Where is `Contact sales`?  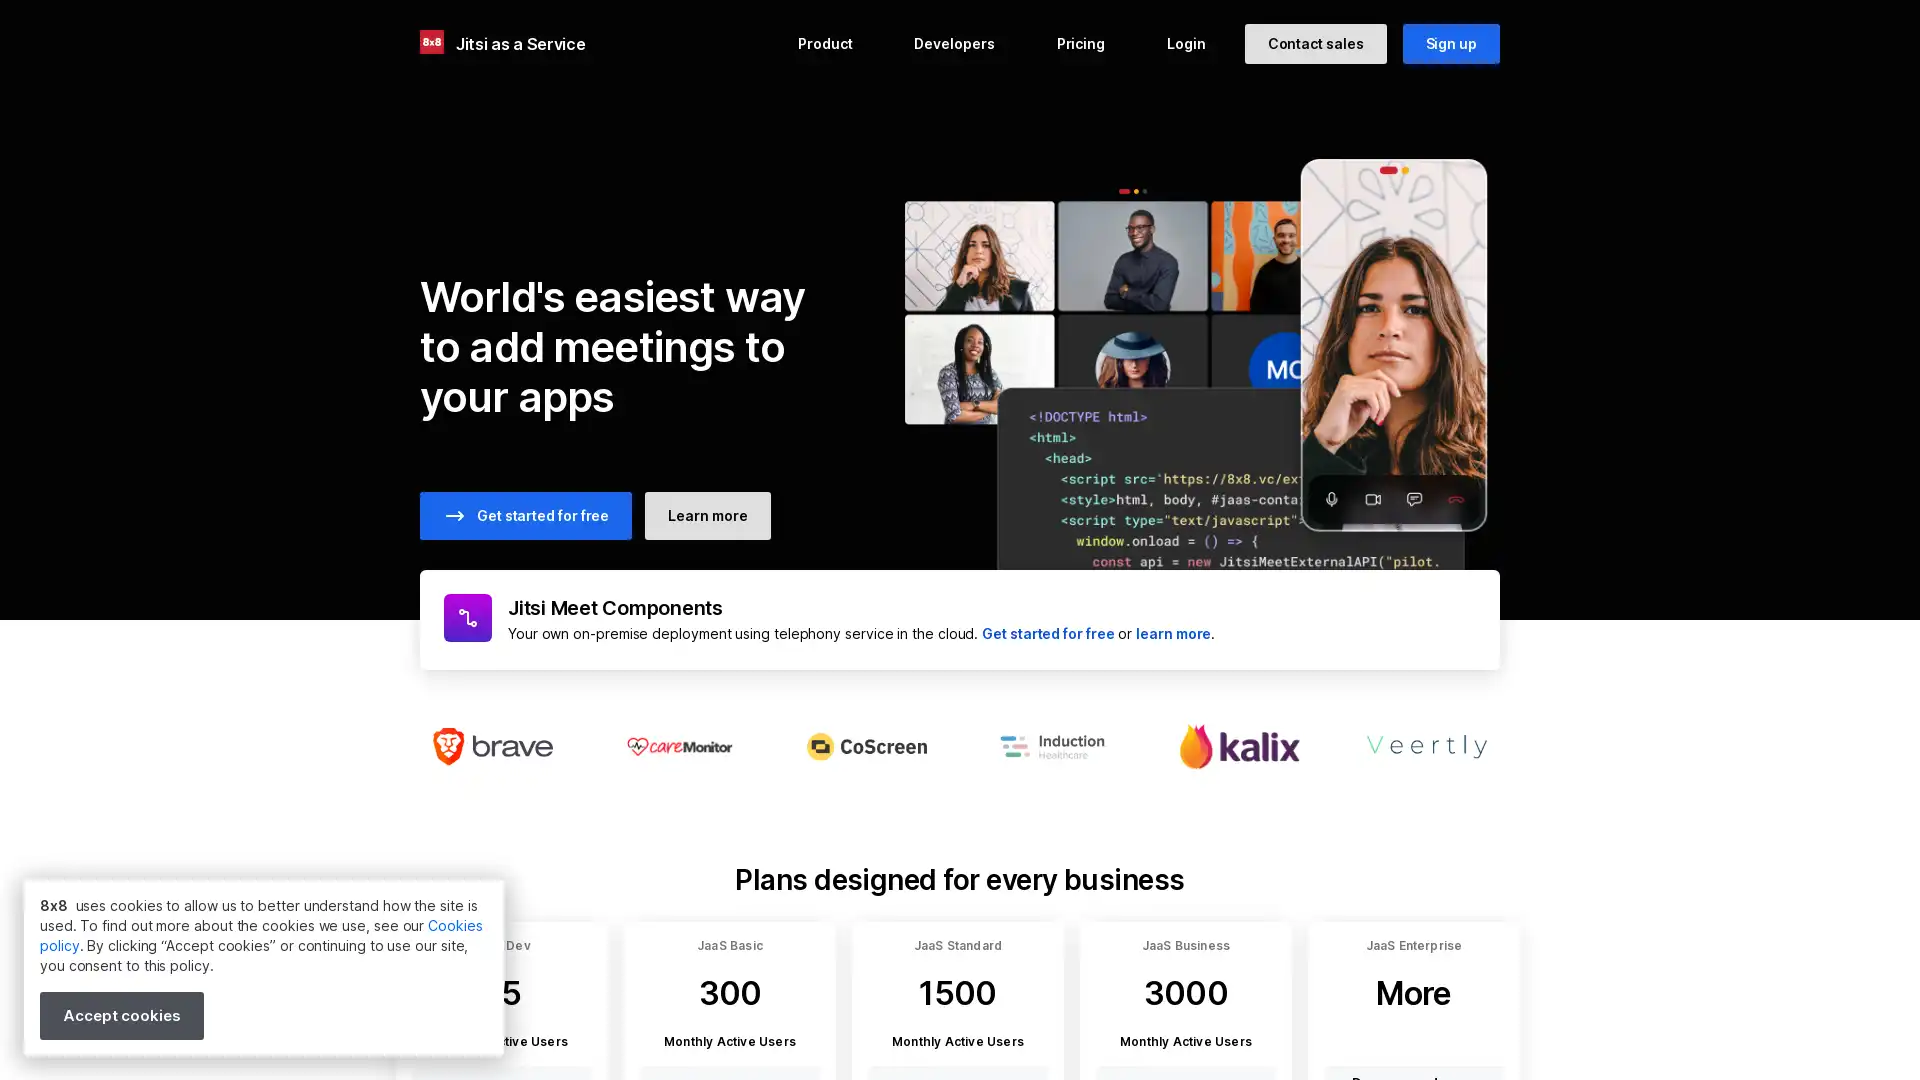 Contact sales is located at coordinates (1315, 43).